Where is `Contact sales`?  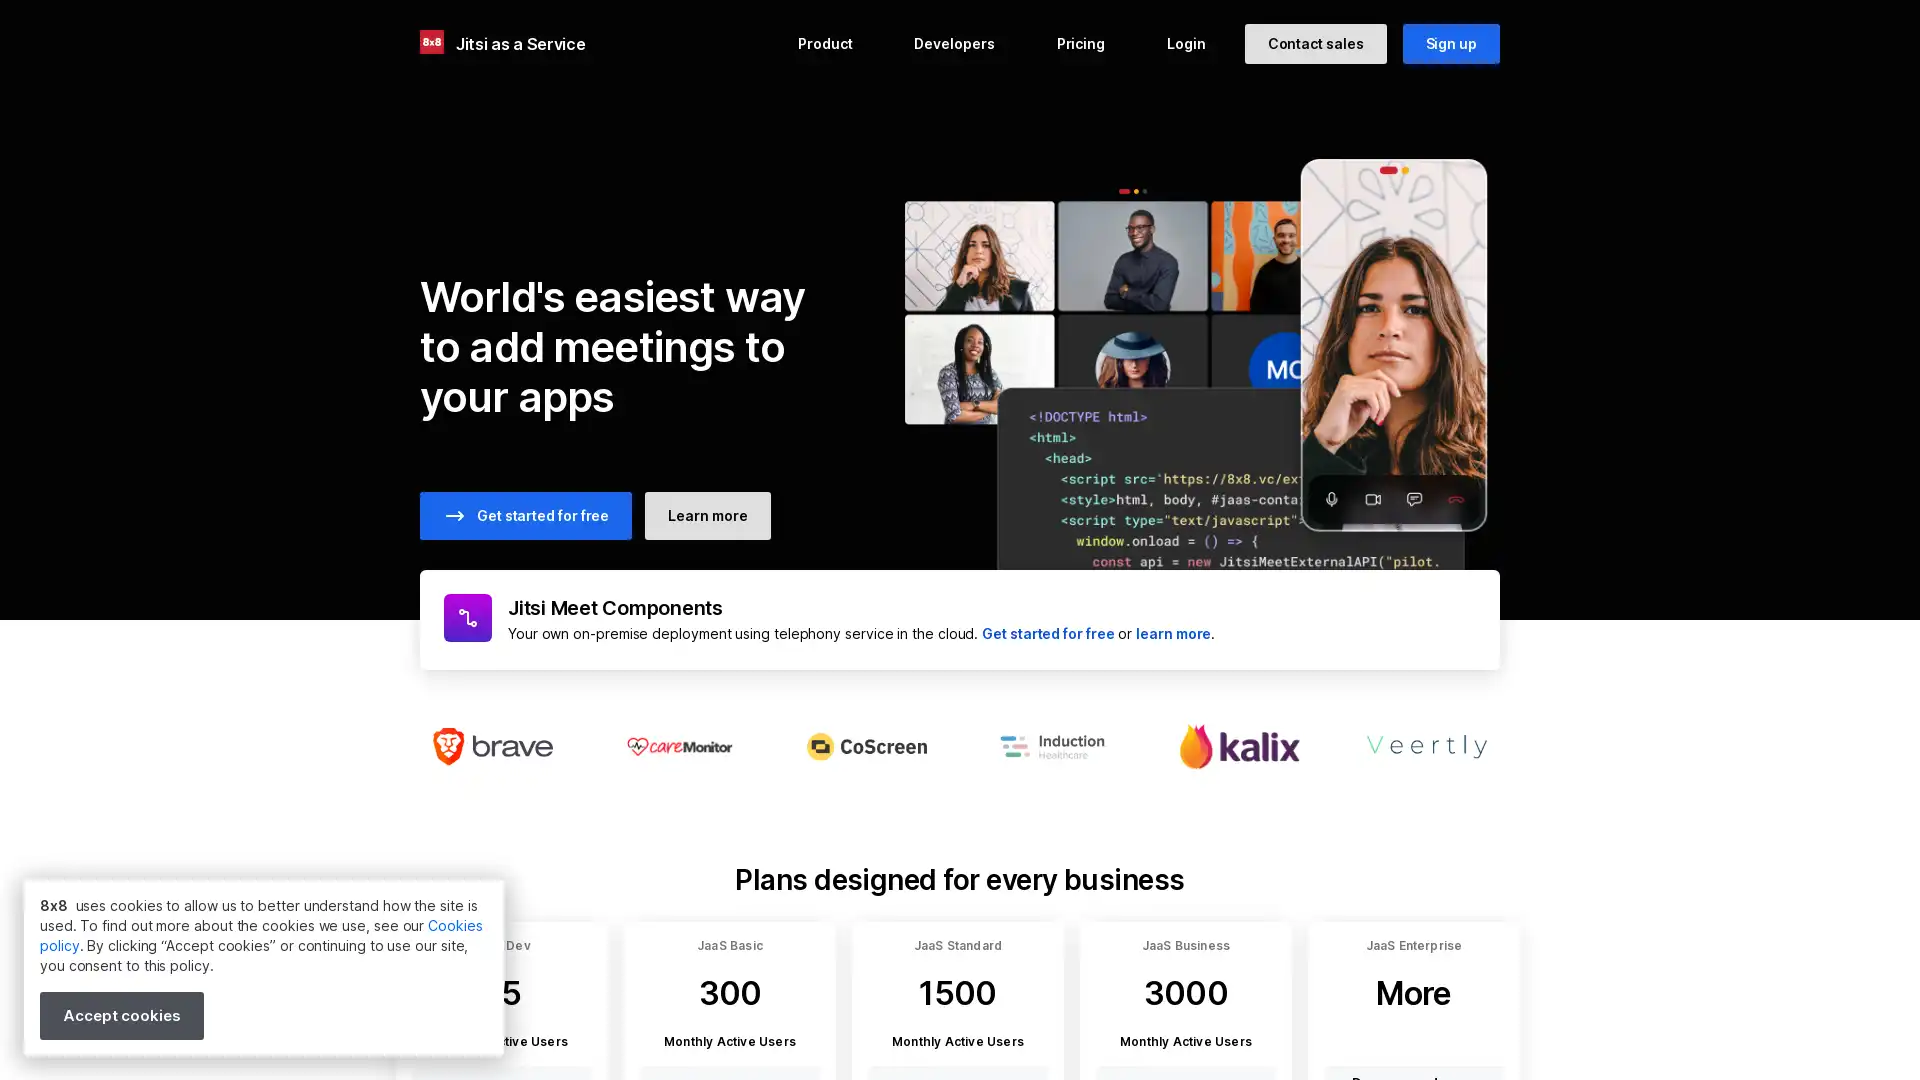 Contact sales is located at coordinates (1315, 43).